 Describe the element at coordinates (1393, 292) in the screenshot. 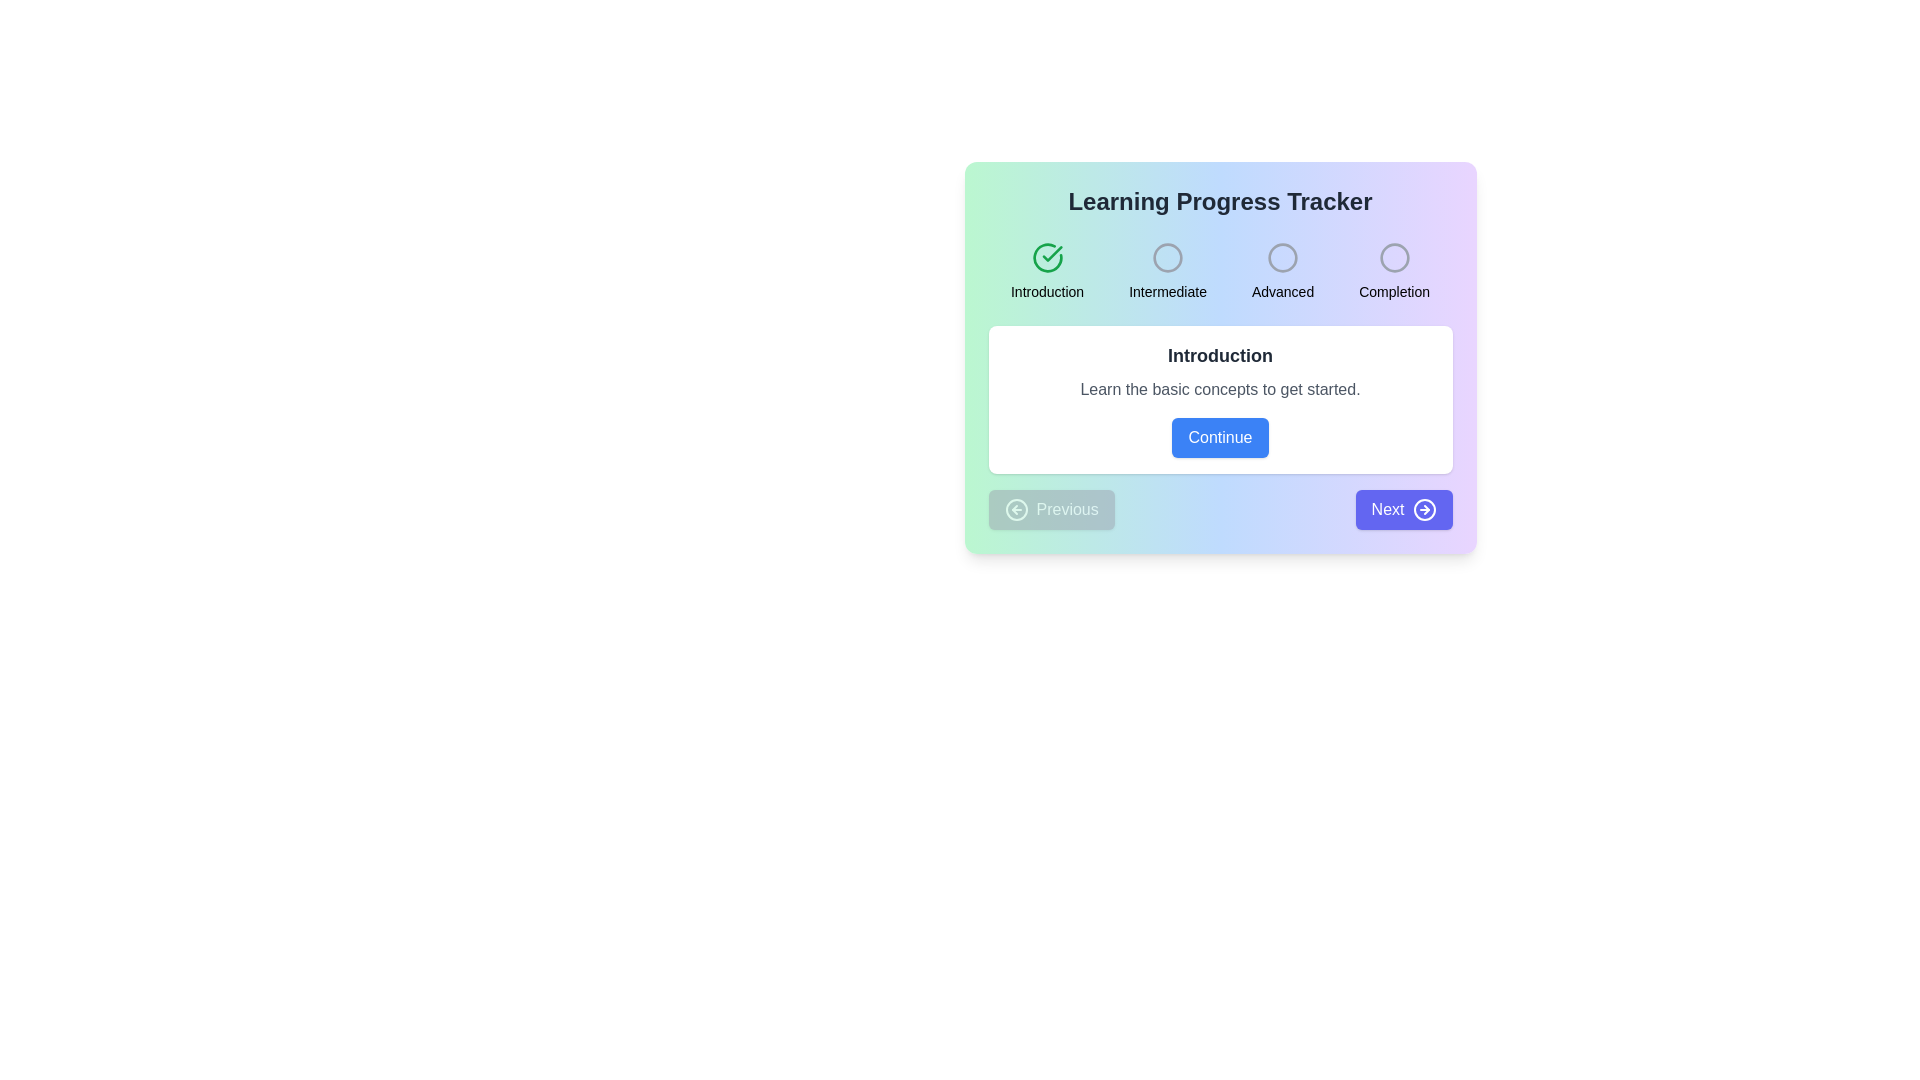

I see `the static text label displaying 'Completion' located at the bottom of the circular icon in the progress tracker at the top center of the interface` at that location.